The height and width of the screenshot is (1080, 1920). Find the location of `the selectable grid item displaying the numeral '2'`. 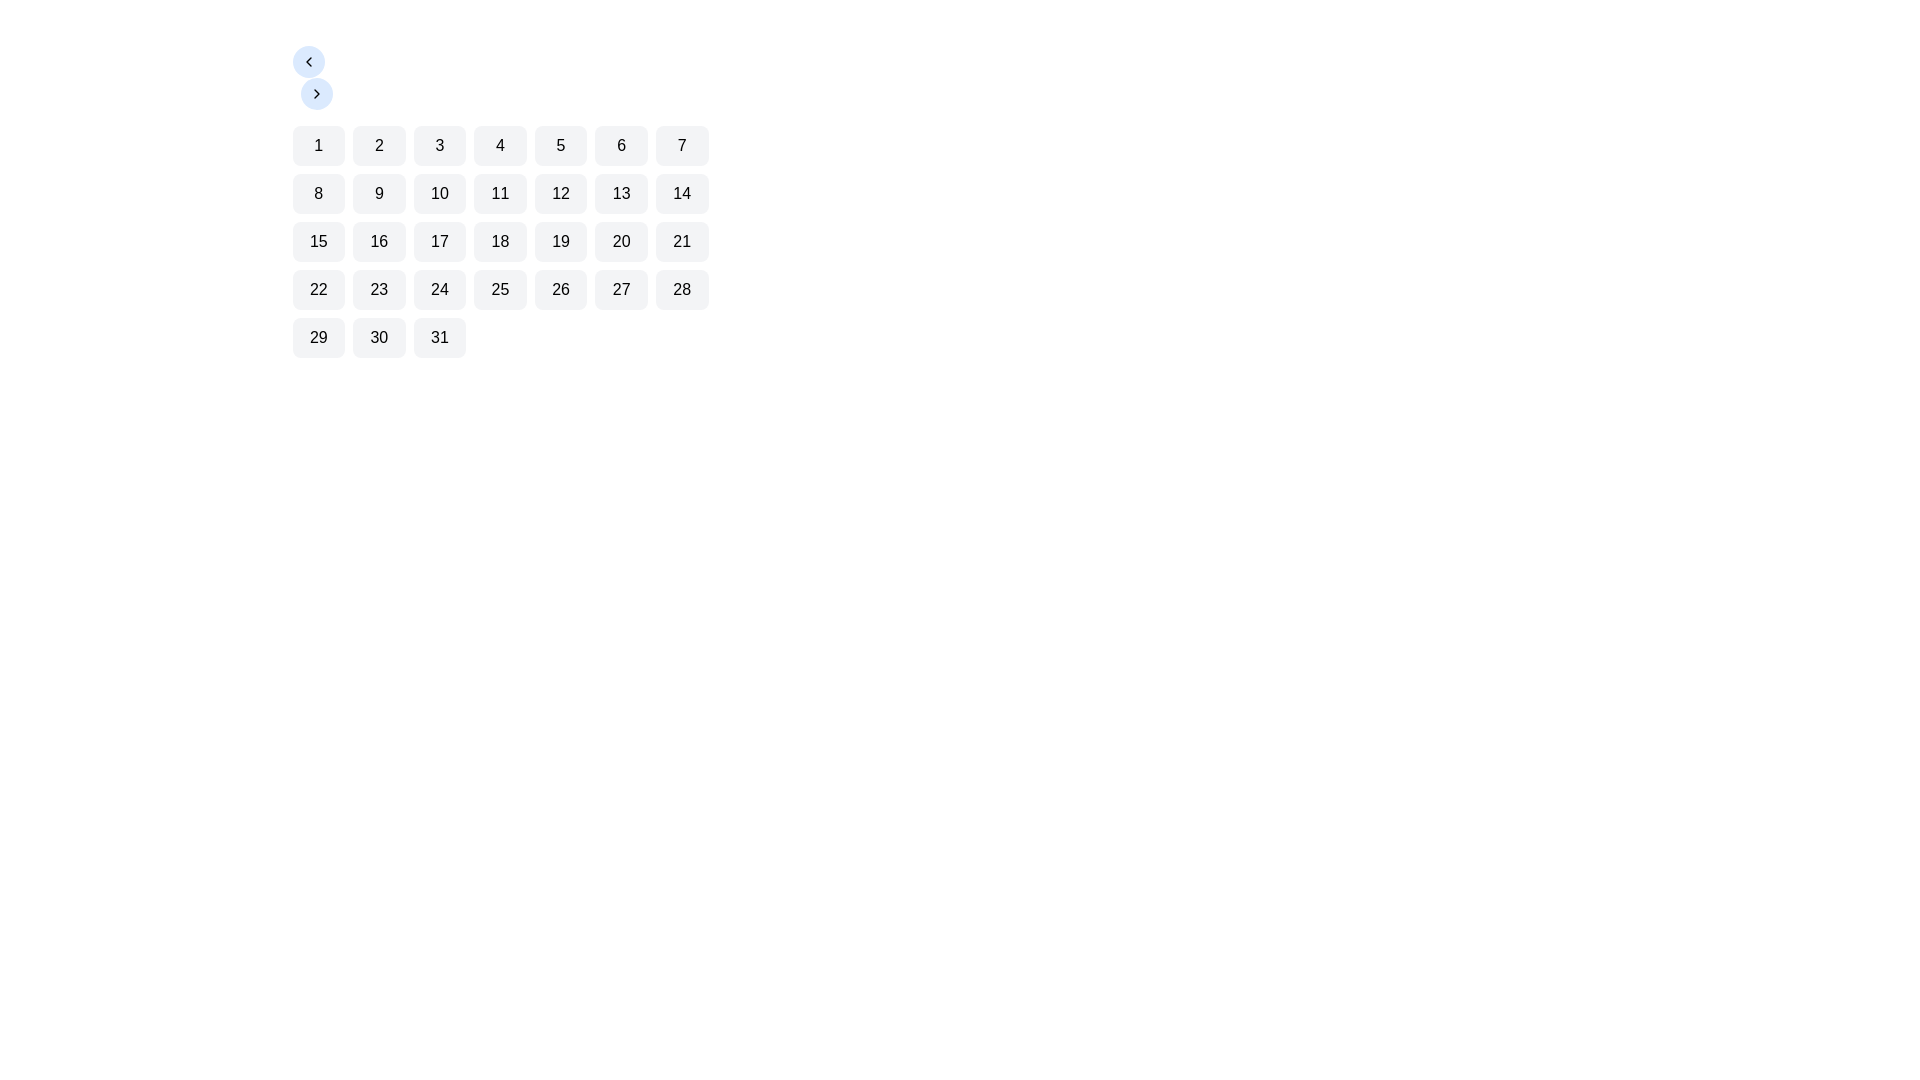

the selectable grid item displaying the numeral '2' is located at coordinates (379, 145).